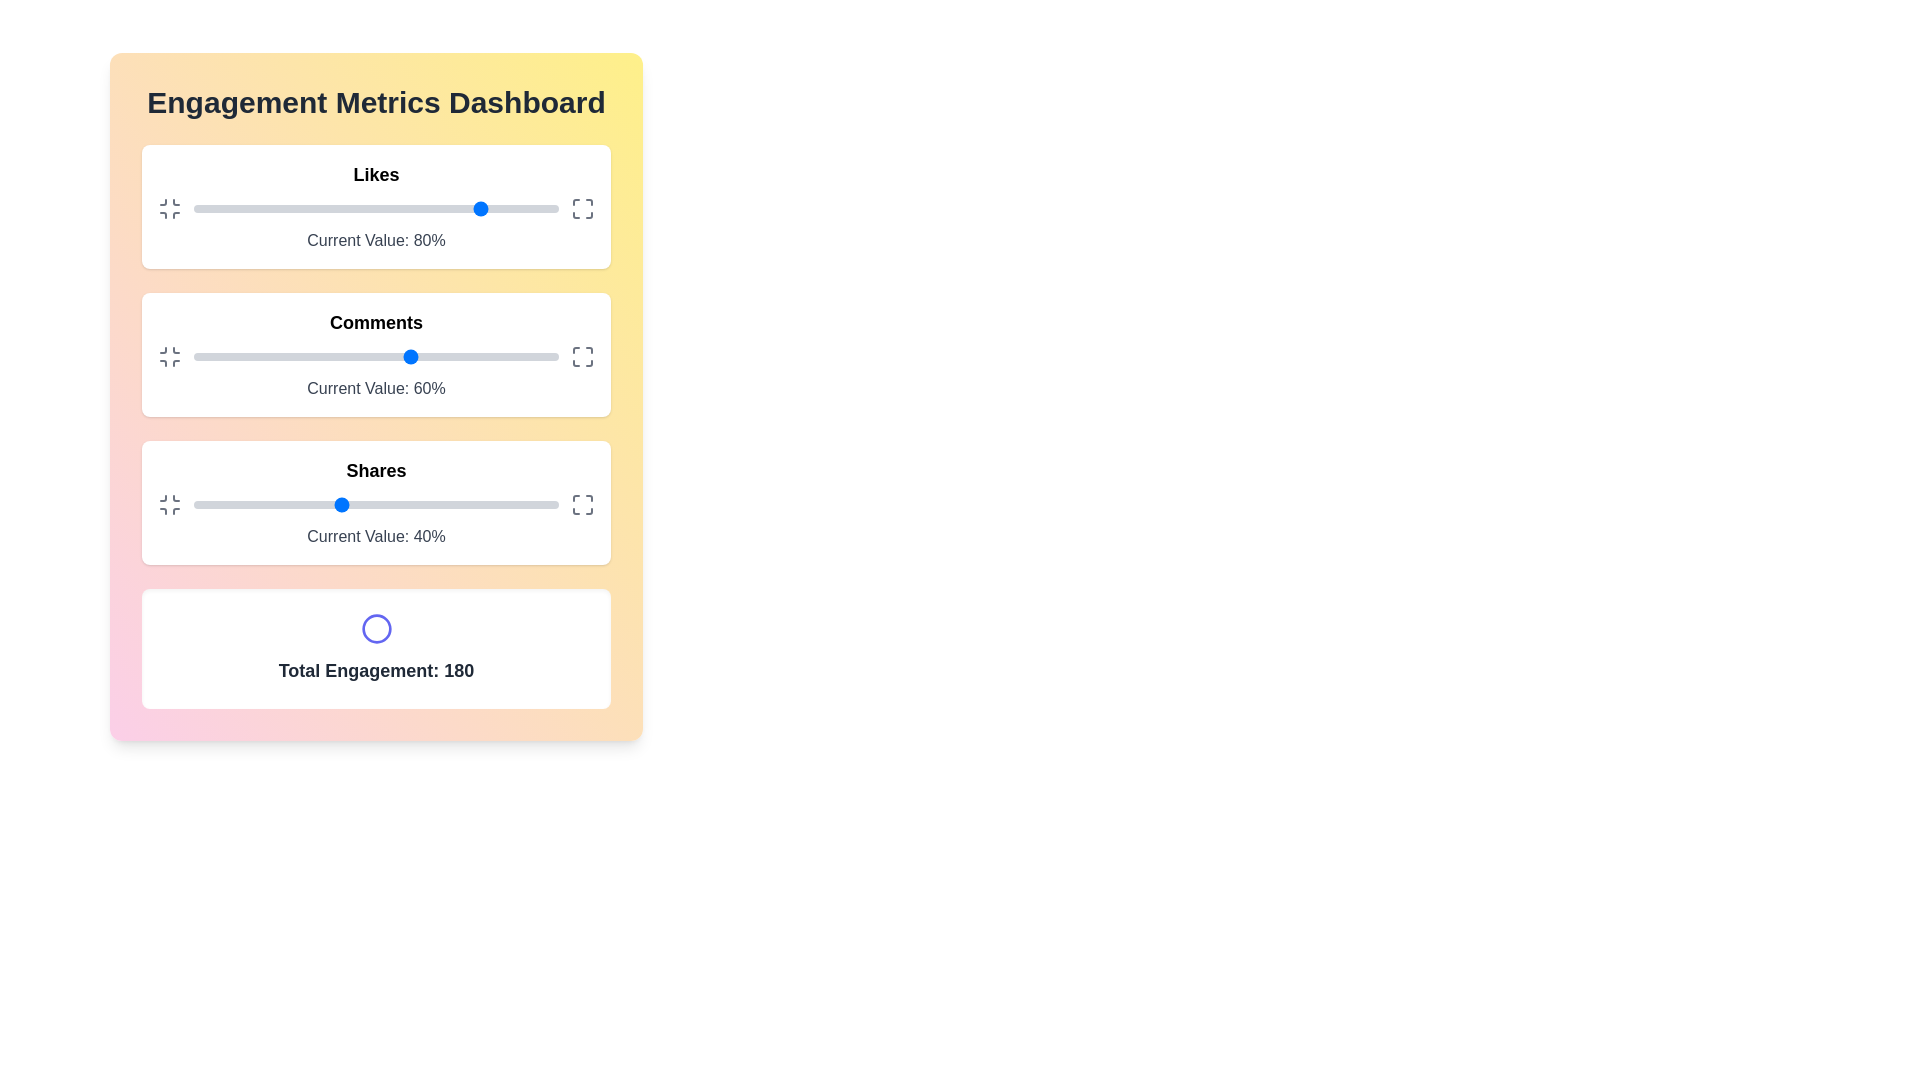 The image size is (1920, 1080). I want to click on comments, so click(219, 356).